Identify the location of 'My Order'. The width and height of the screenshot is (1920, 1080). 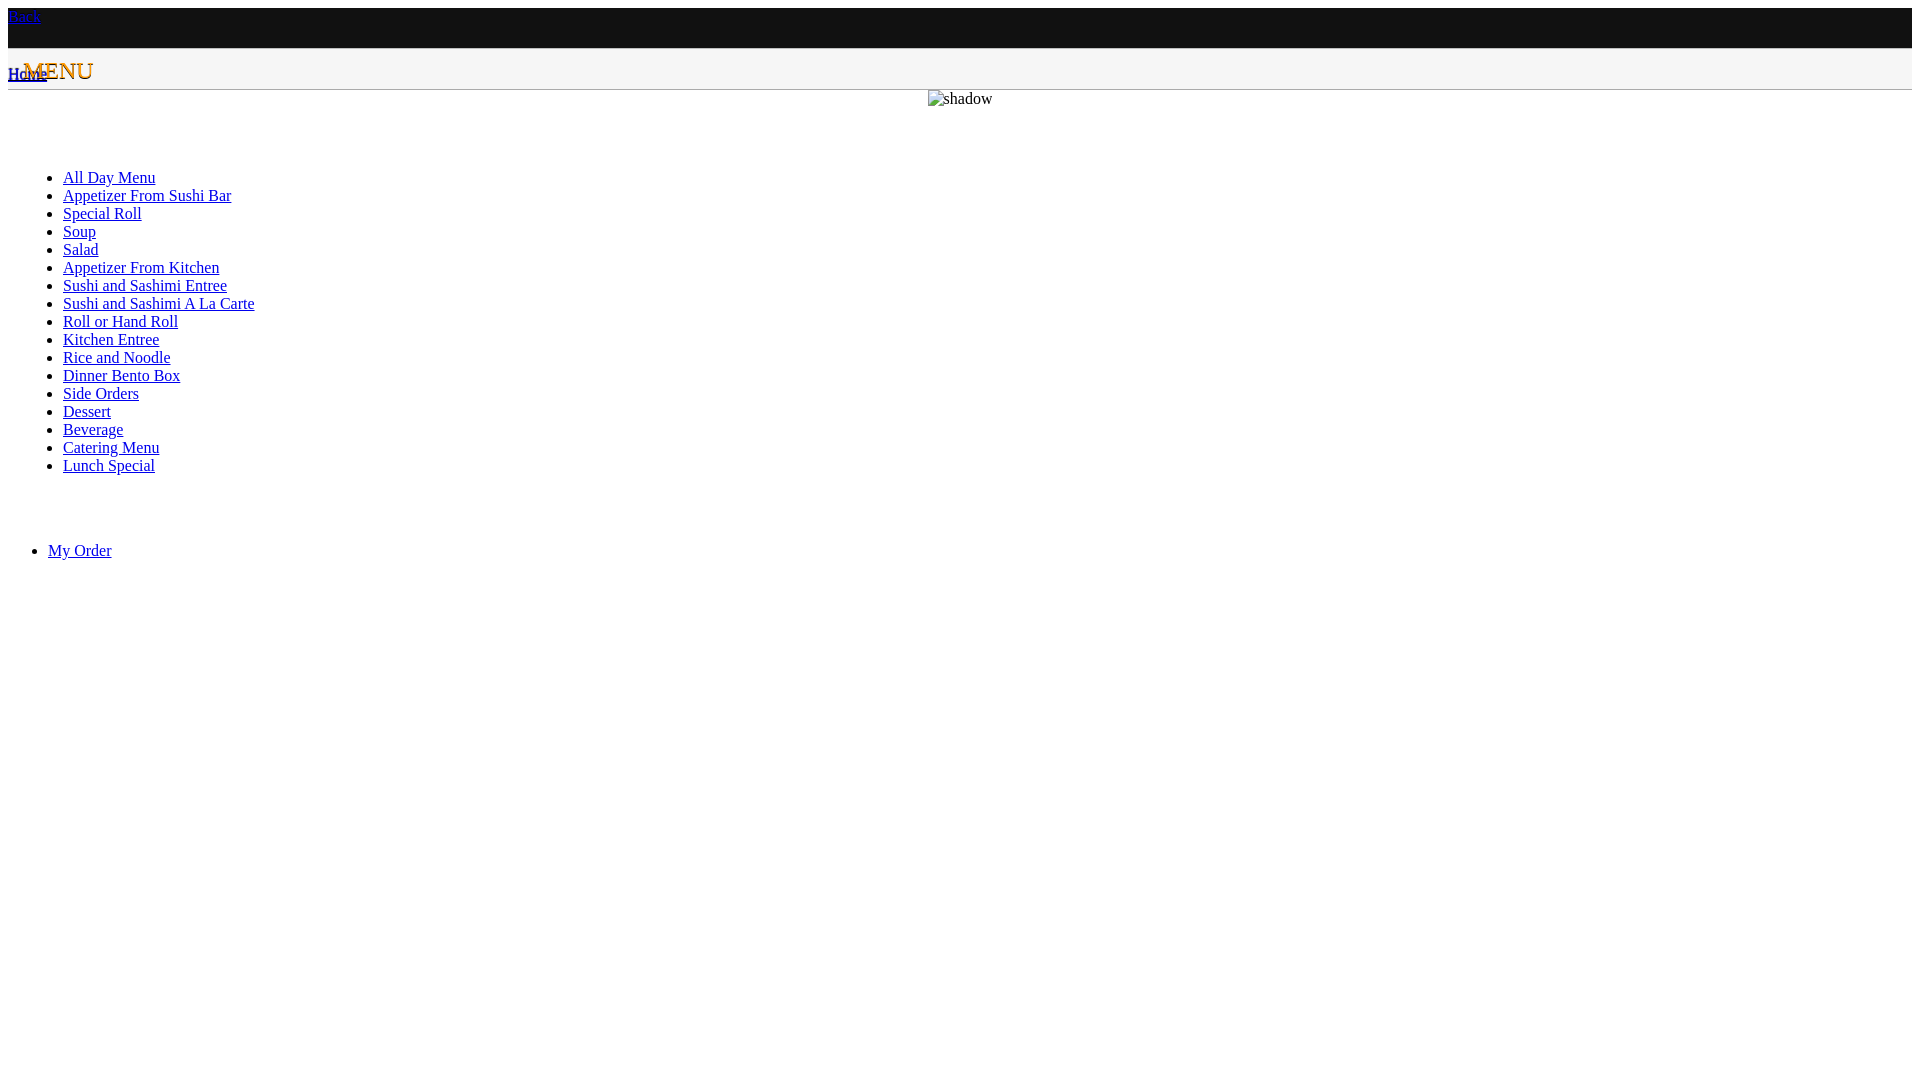
(80, 550).